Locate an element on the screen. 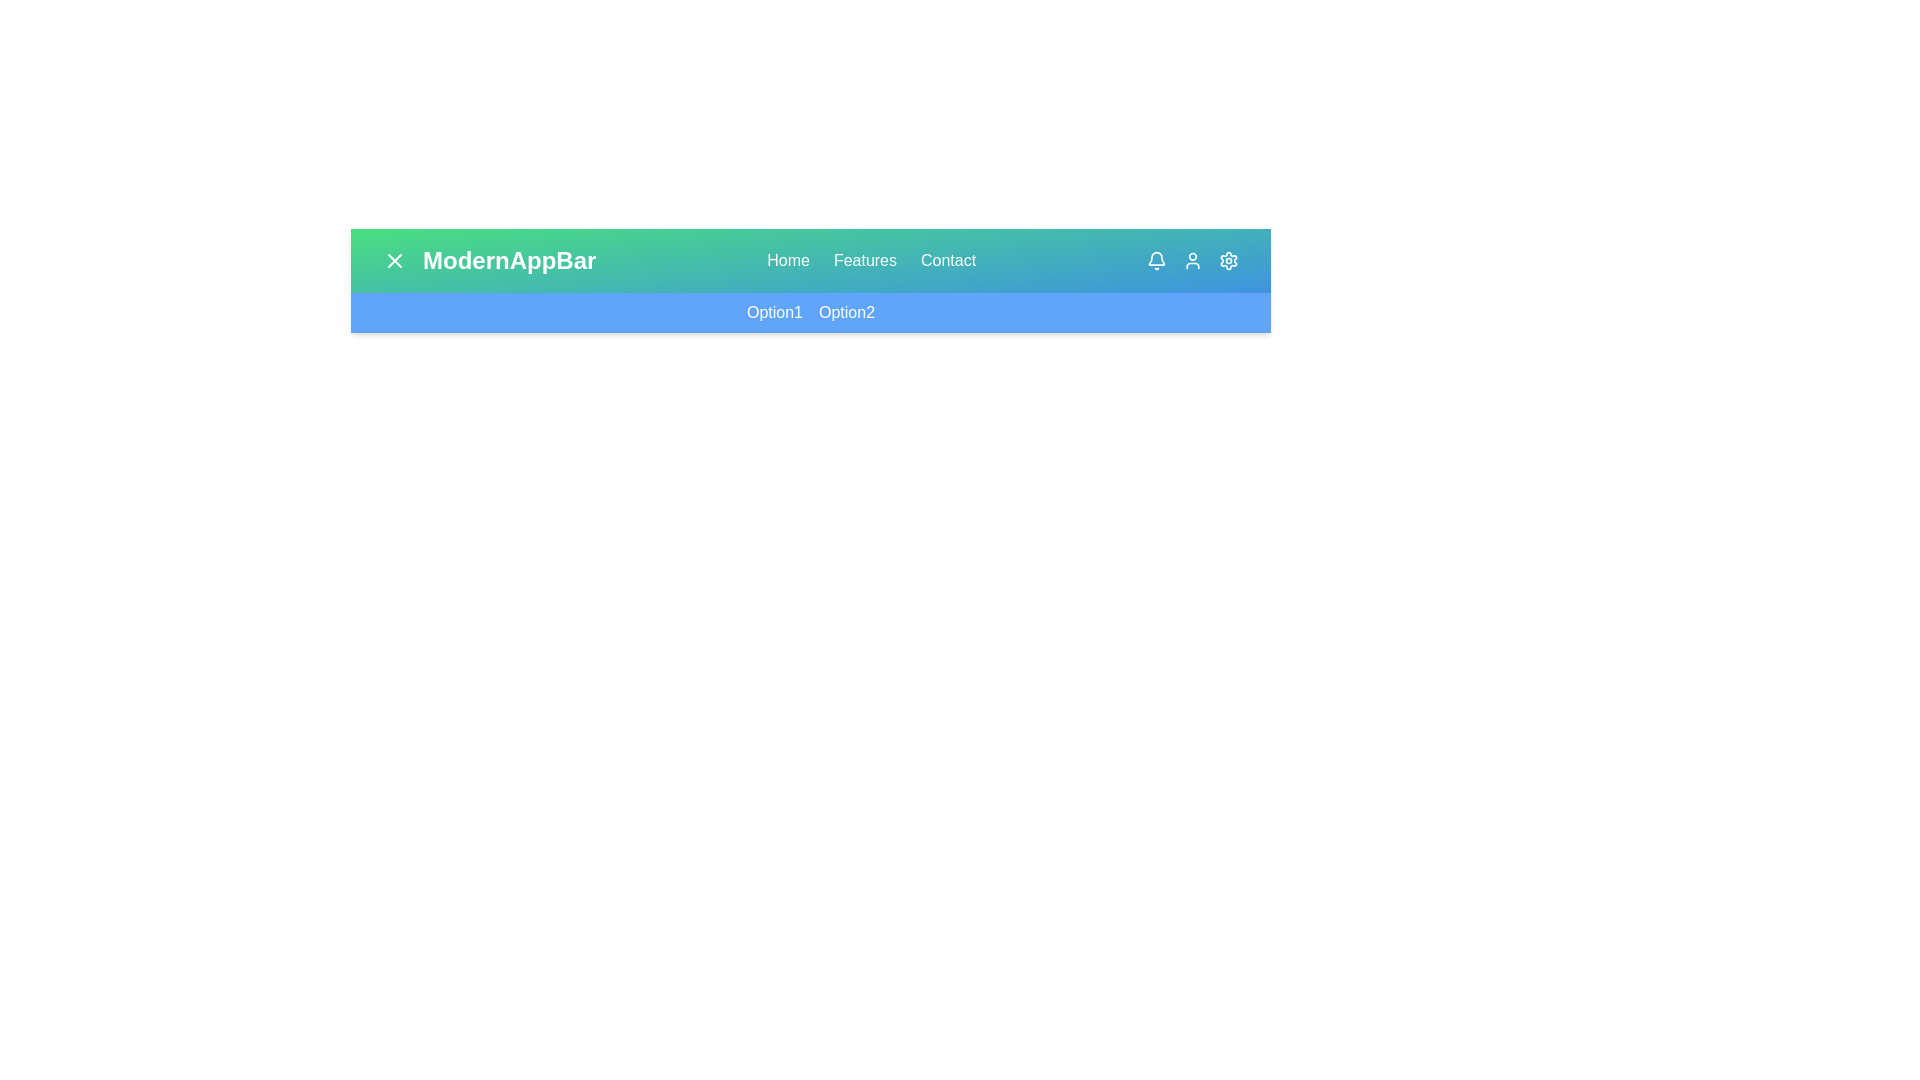  the Bell in the top-right corner is located at coordinates (1156, 260).